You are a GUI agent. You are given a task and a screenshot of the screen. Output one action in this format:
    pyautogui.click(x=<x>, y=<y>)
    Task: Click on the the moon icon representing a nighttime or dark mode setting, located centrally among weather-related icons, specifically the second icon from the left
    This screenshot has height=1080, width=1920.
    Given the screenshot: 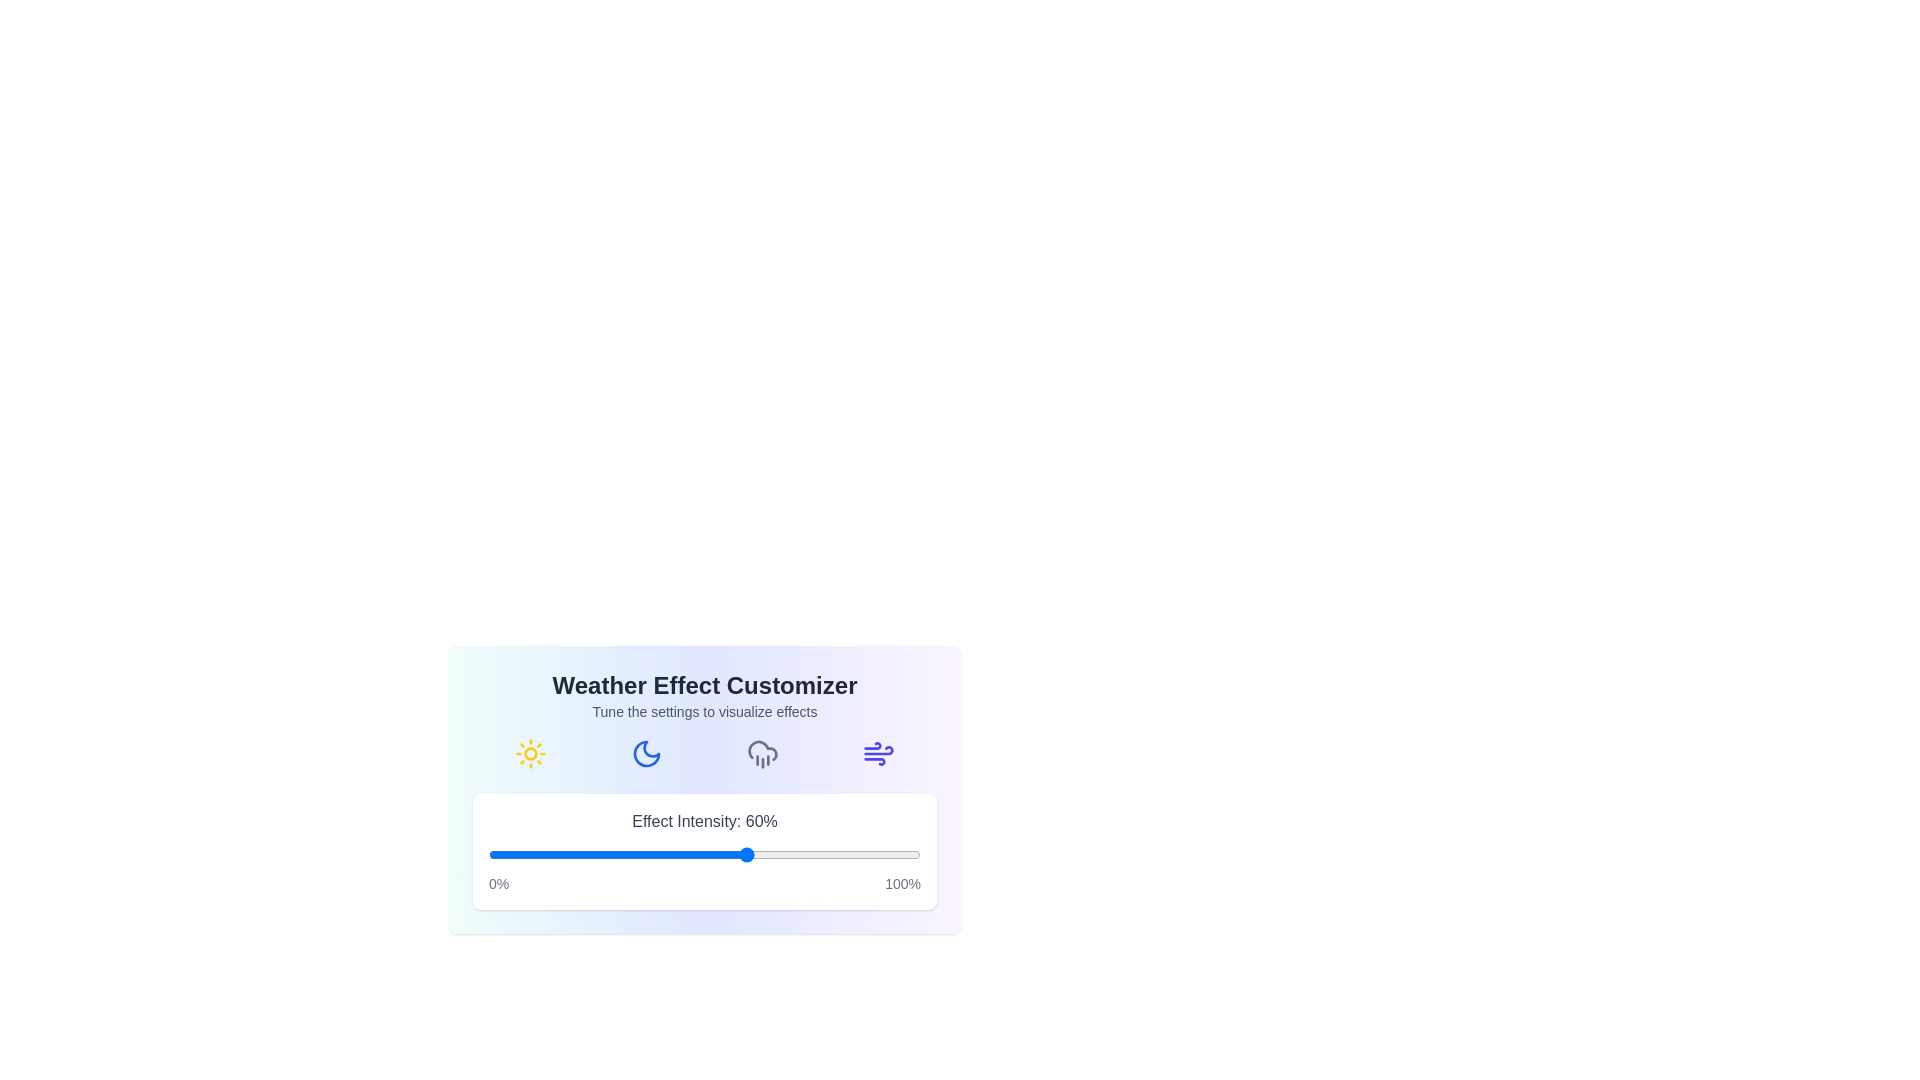 What is the action you would take?
    pyautogui.click(x=647, y=753)
    